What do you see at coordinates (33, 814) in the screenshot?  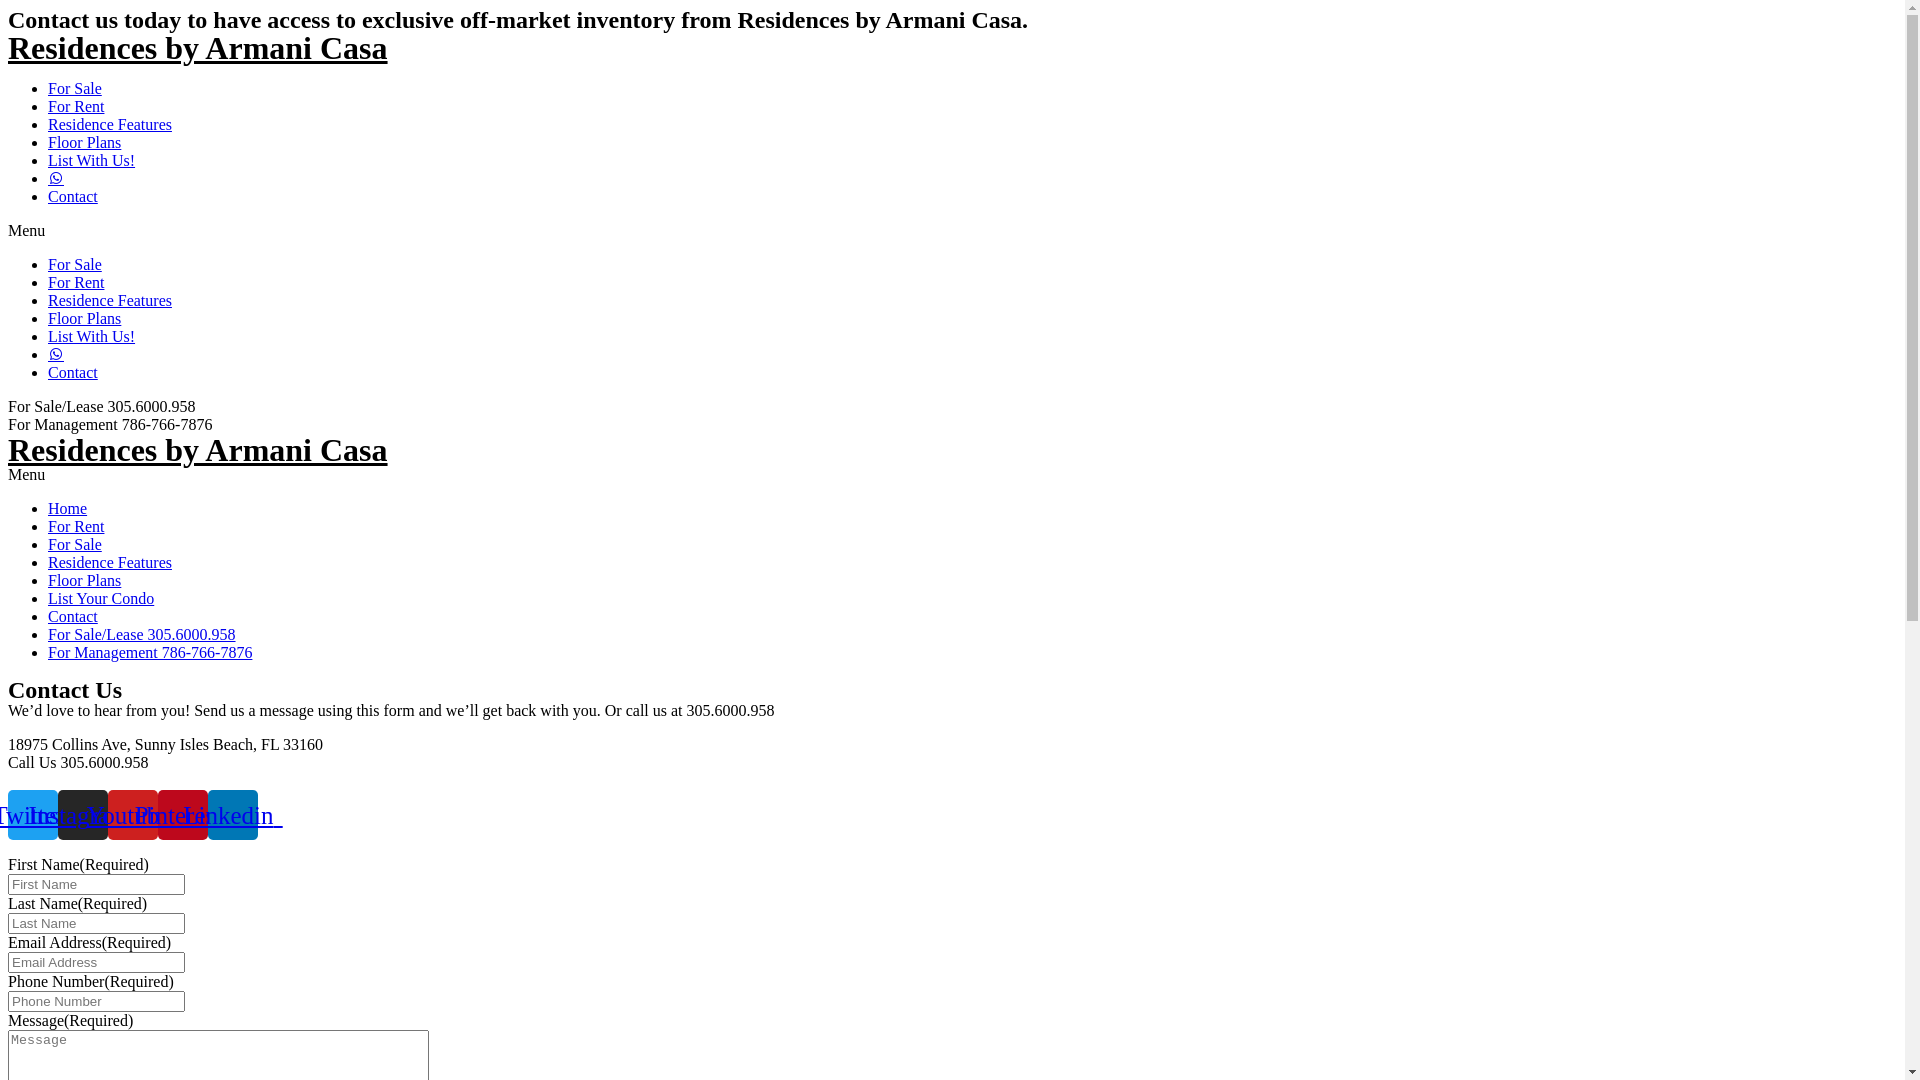 I see `'Twitter'` at bounding box center [33, 814].